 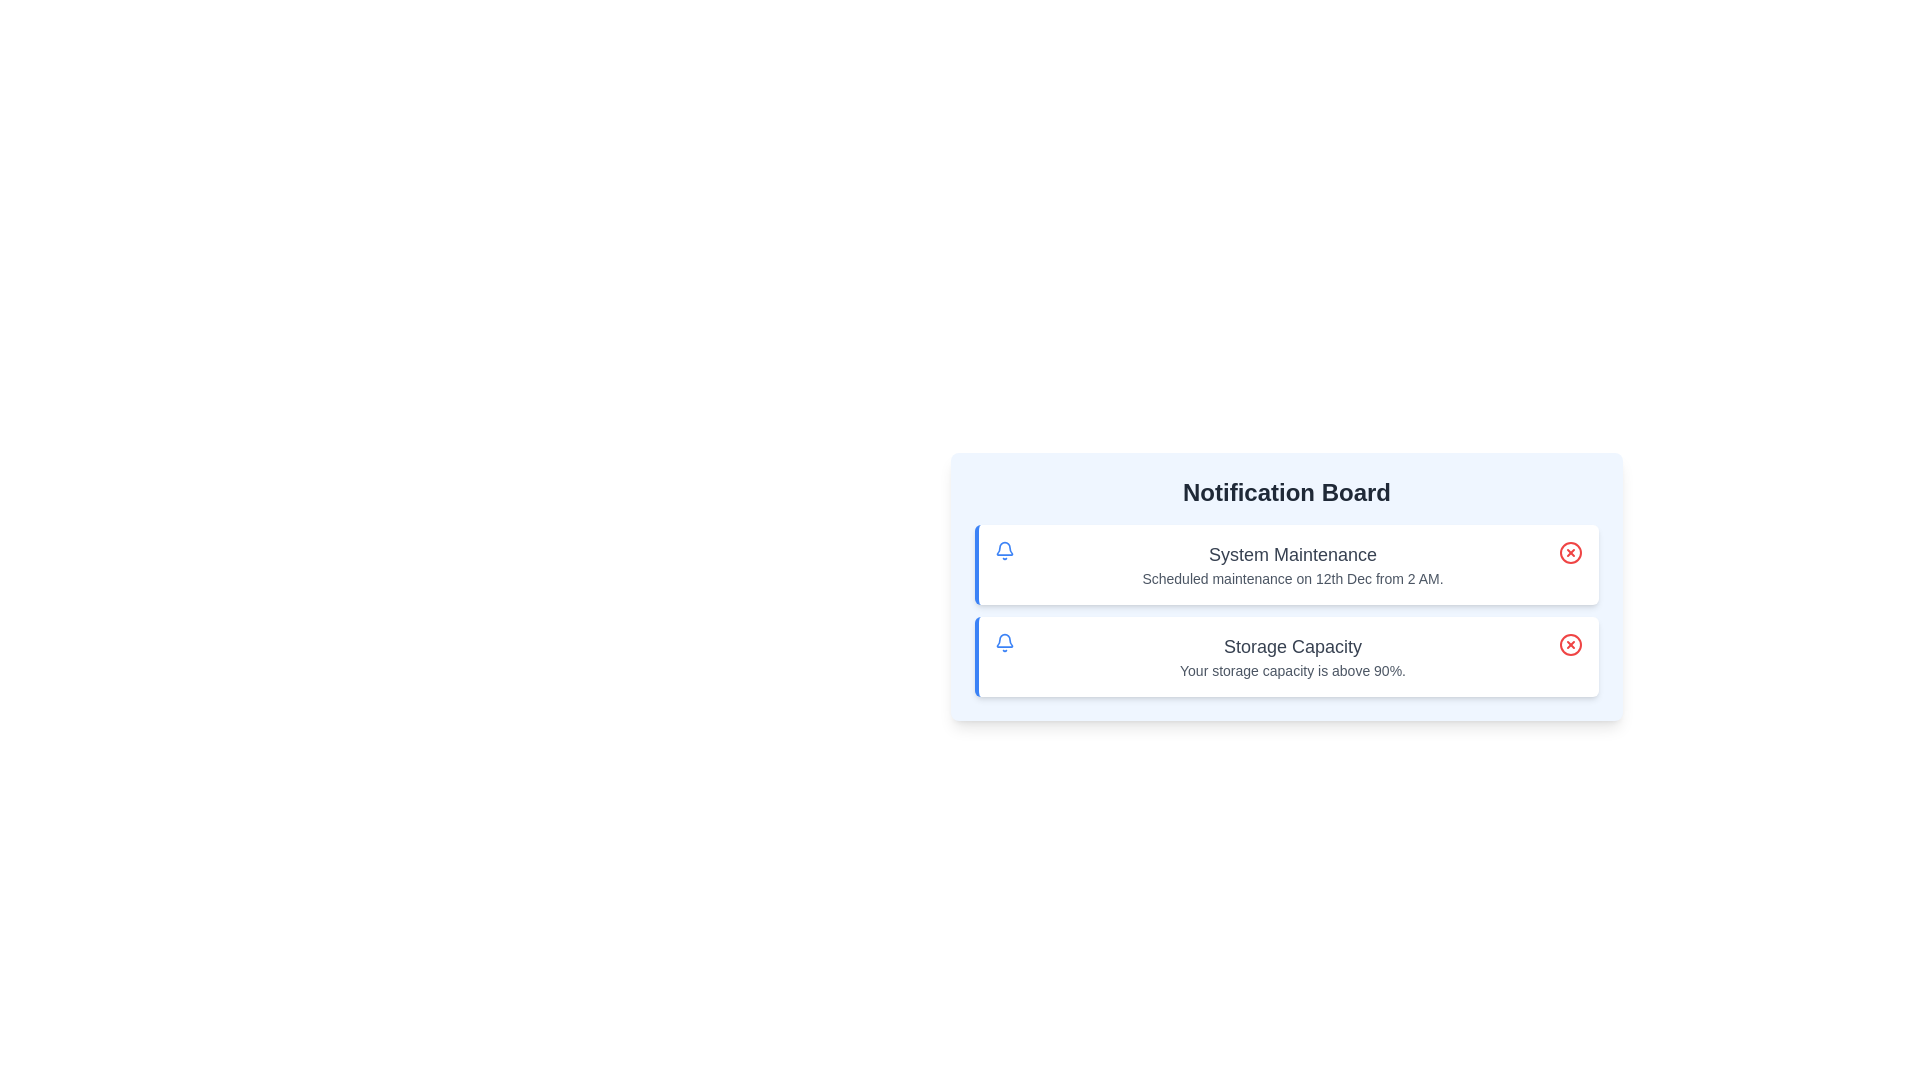 I want to click on the description text of the notification, so click(x=1292, y=578).